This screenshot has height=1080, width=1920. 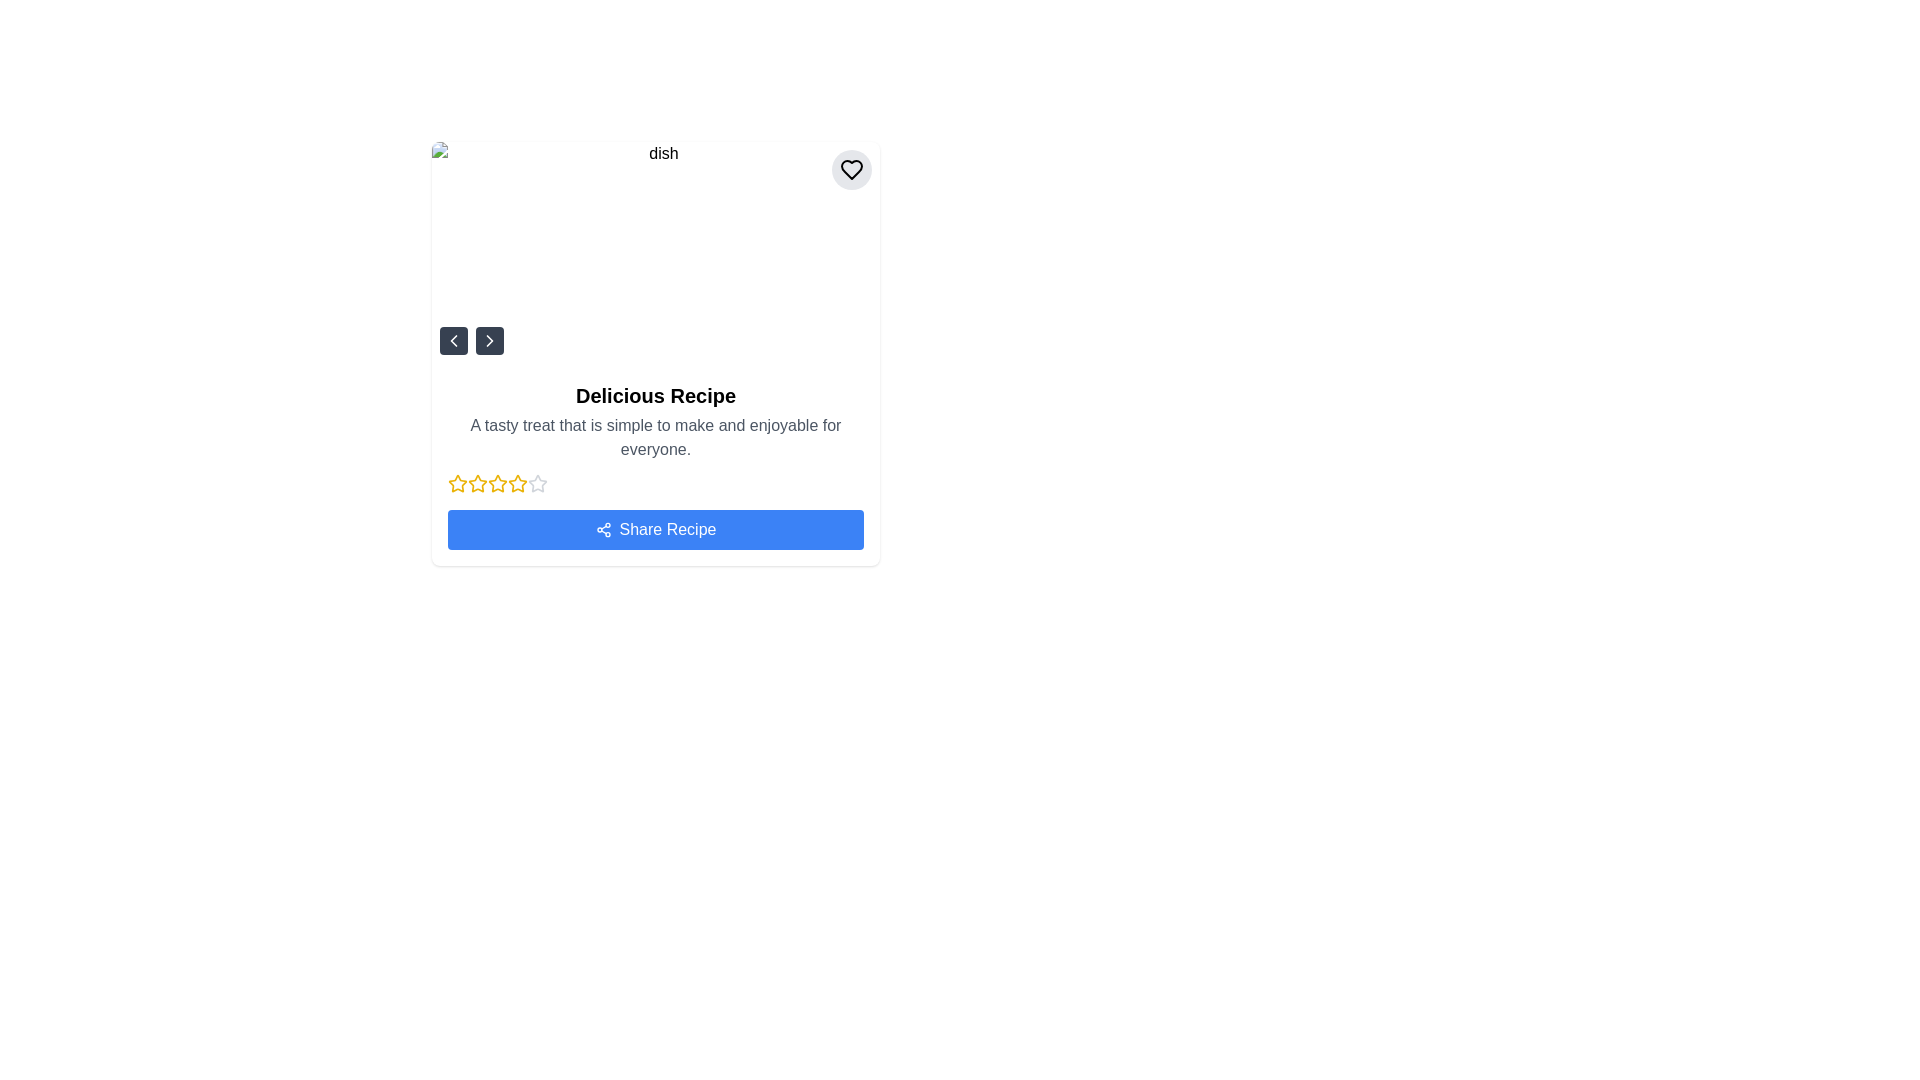 I want to click on the fifth star icon in the rating system of the recipe card UI component, which serves as a visual indicator for feedback, so click(x=537, y=483).